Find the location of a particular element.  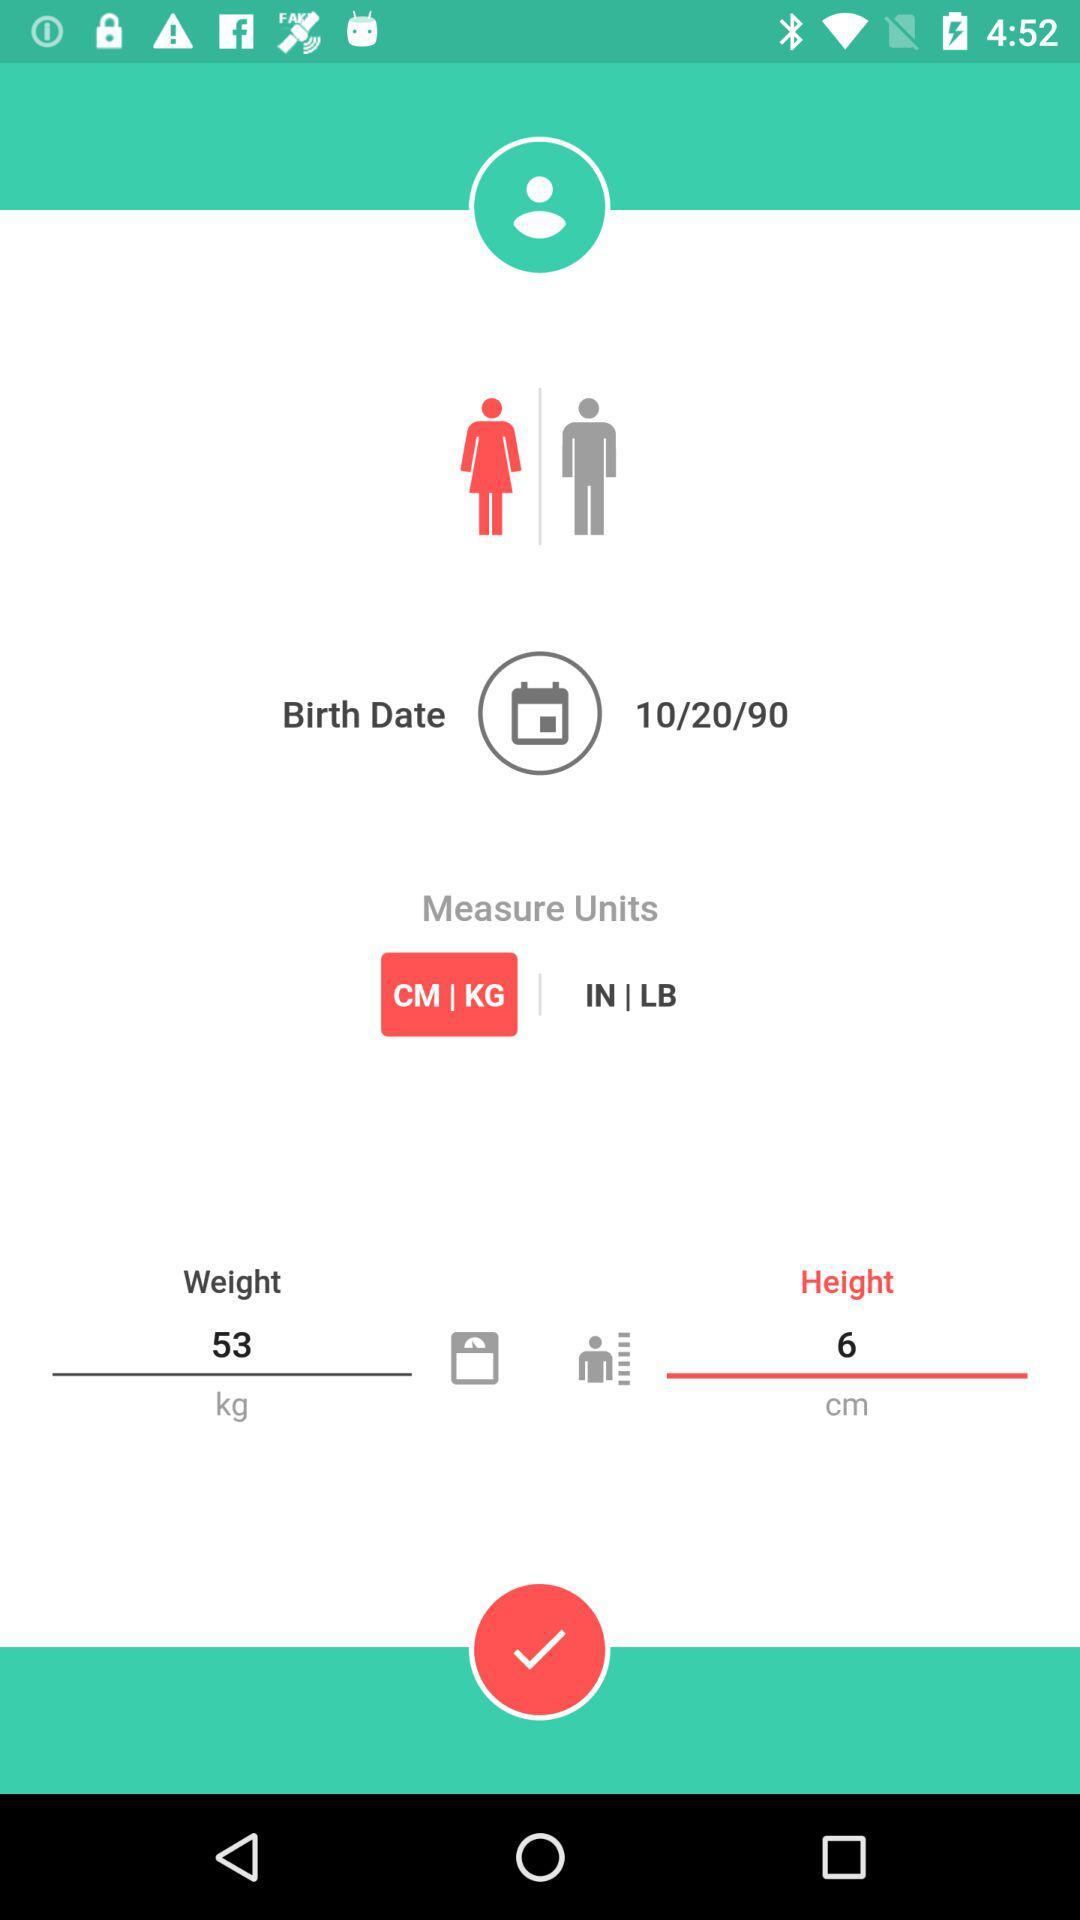

the check icon is located at coordinates (538, 1649).